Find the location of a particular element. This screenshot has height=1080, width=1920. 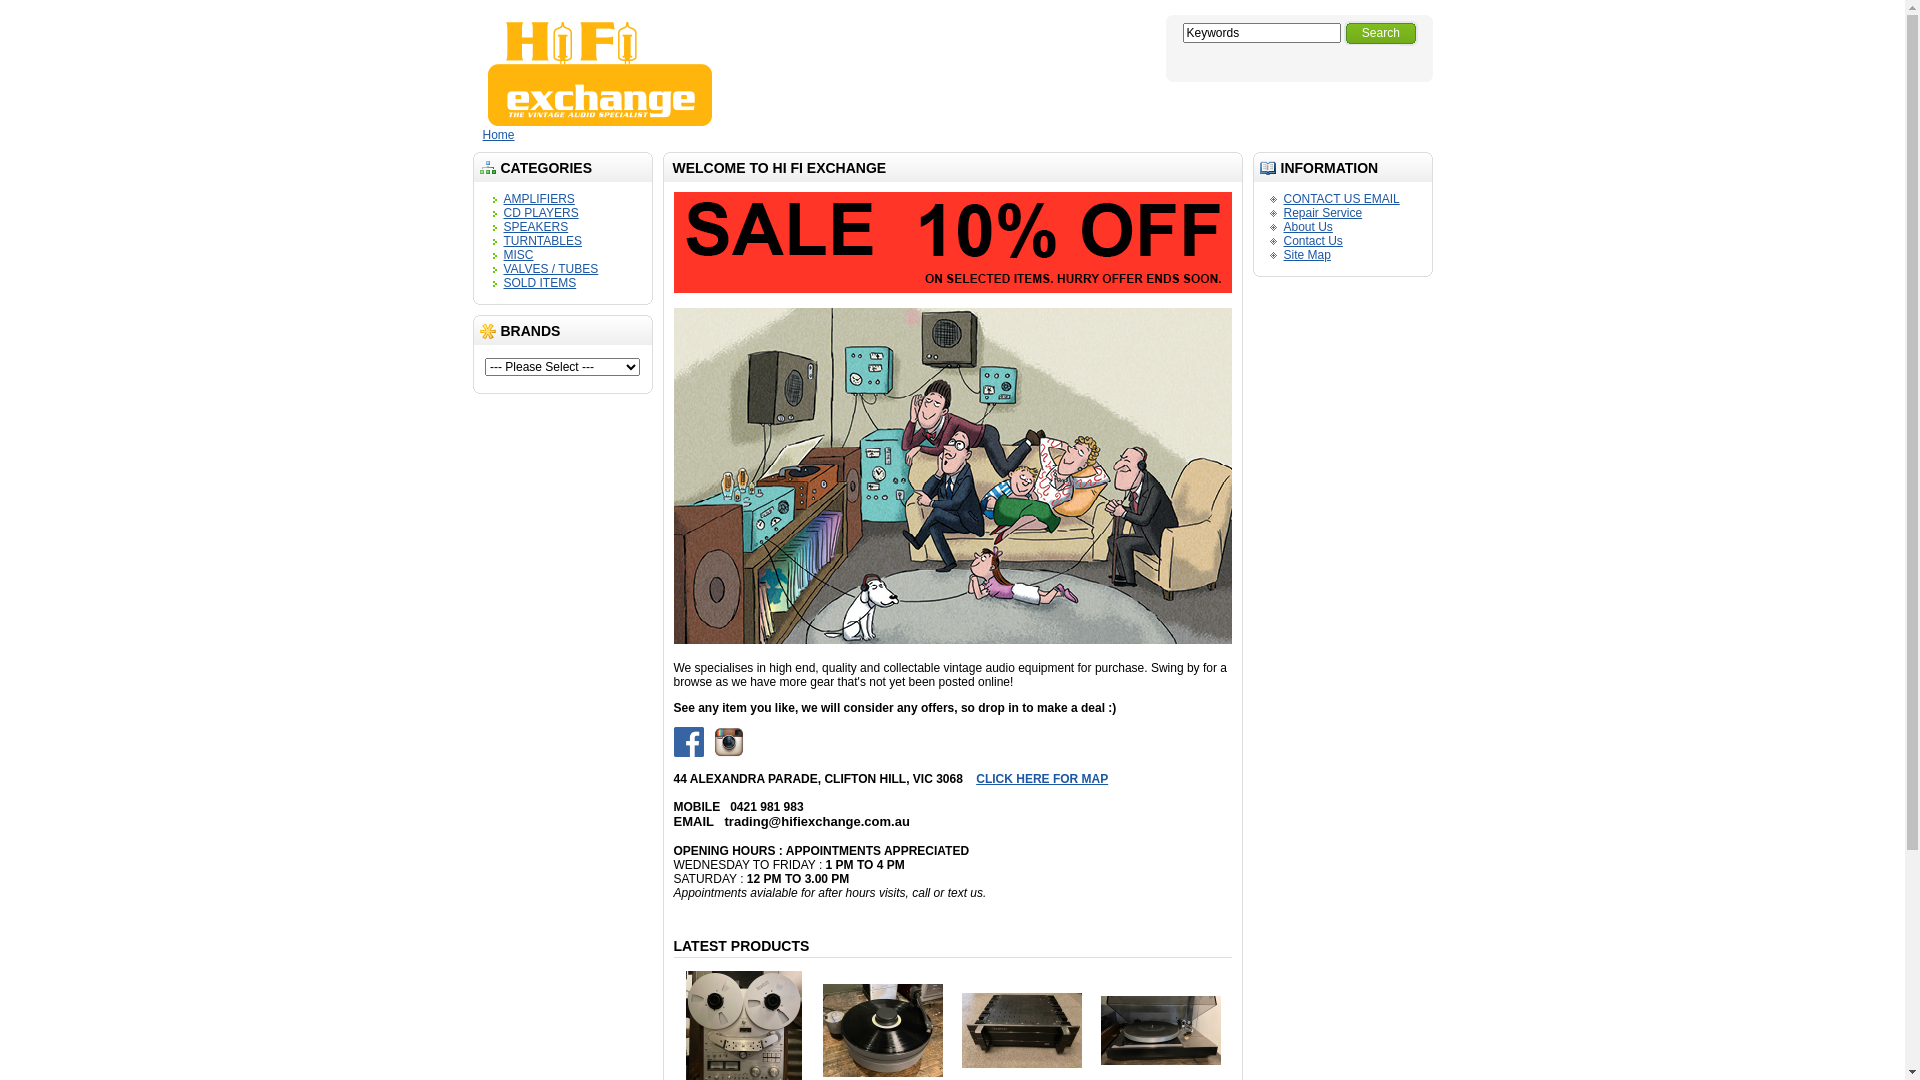

'CONTACT US EMAIL' is located at coordinates (1342, 199).